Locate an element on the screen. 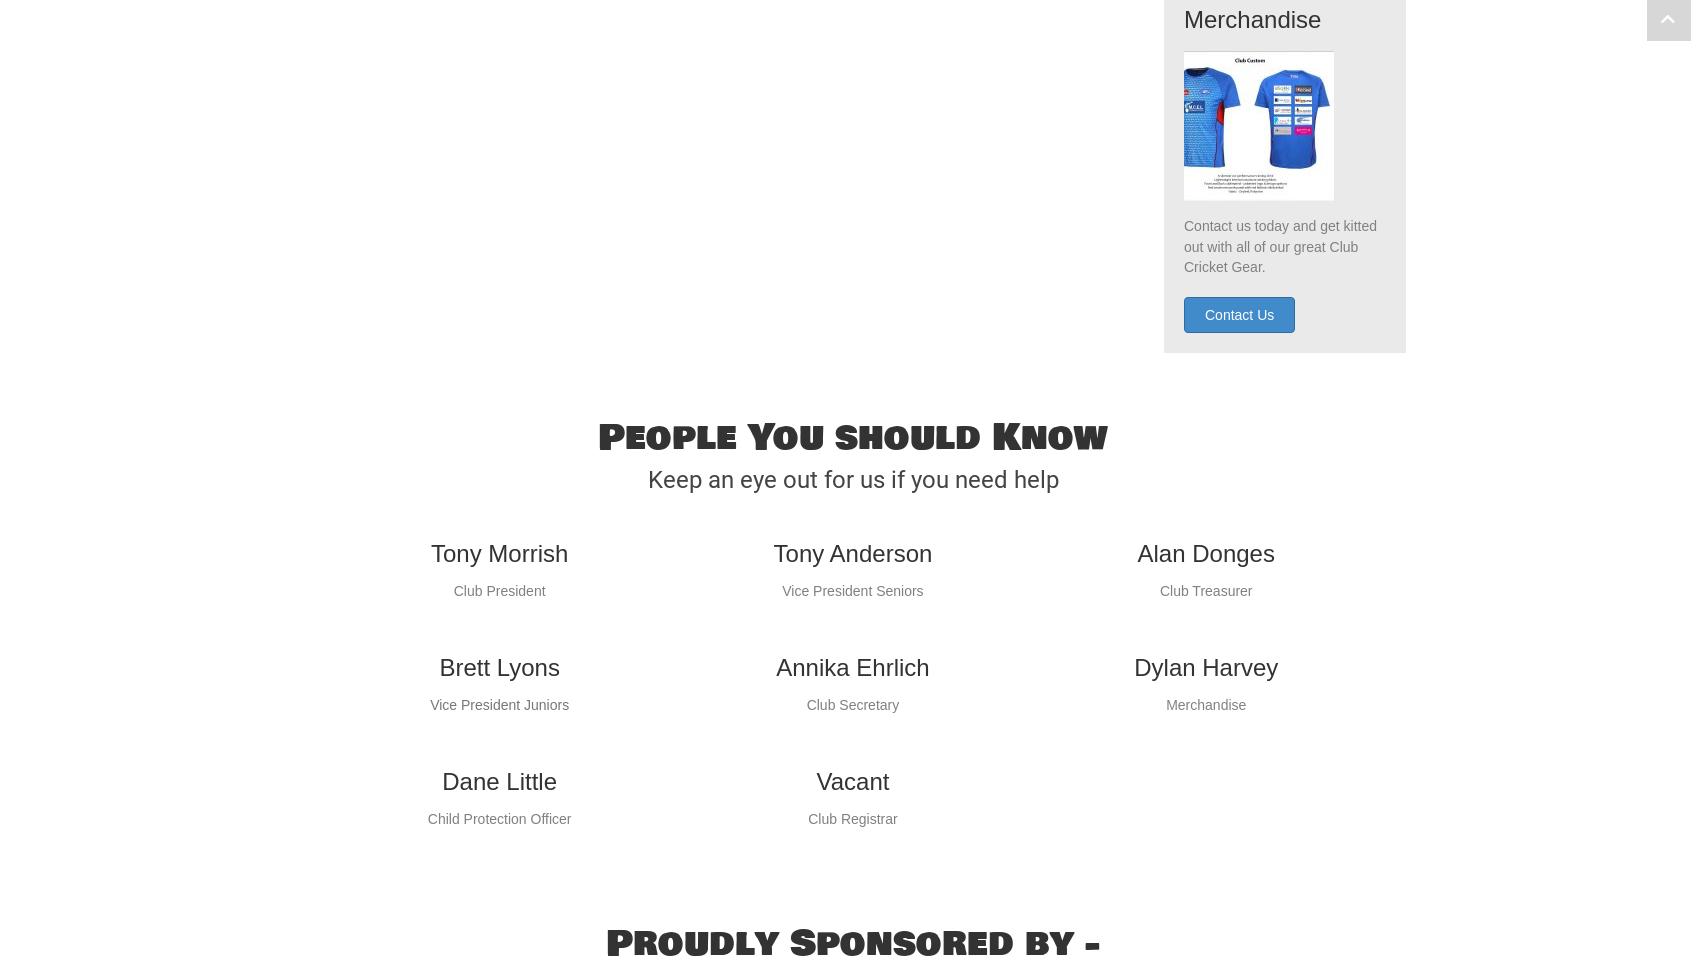  'Brett Lyons' is located at coordinates (498, 707).